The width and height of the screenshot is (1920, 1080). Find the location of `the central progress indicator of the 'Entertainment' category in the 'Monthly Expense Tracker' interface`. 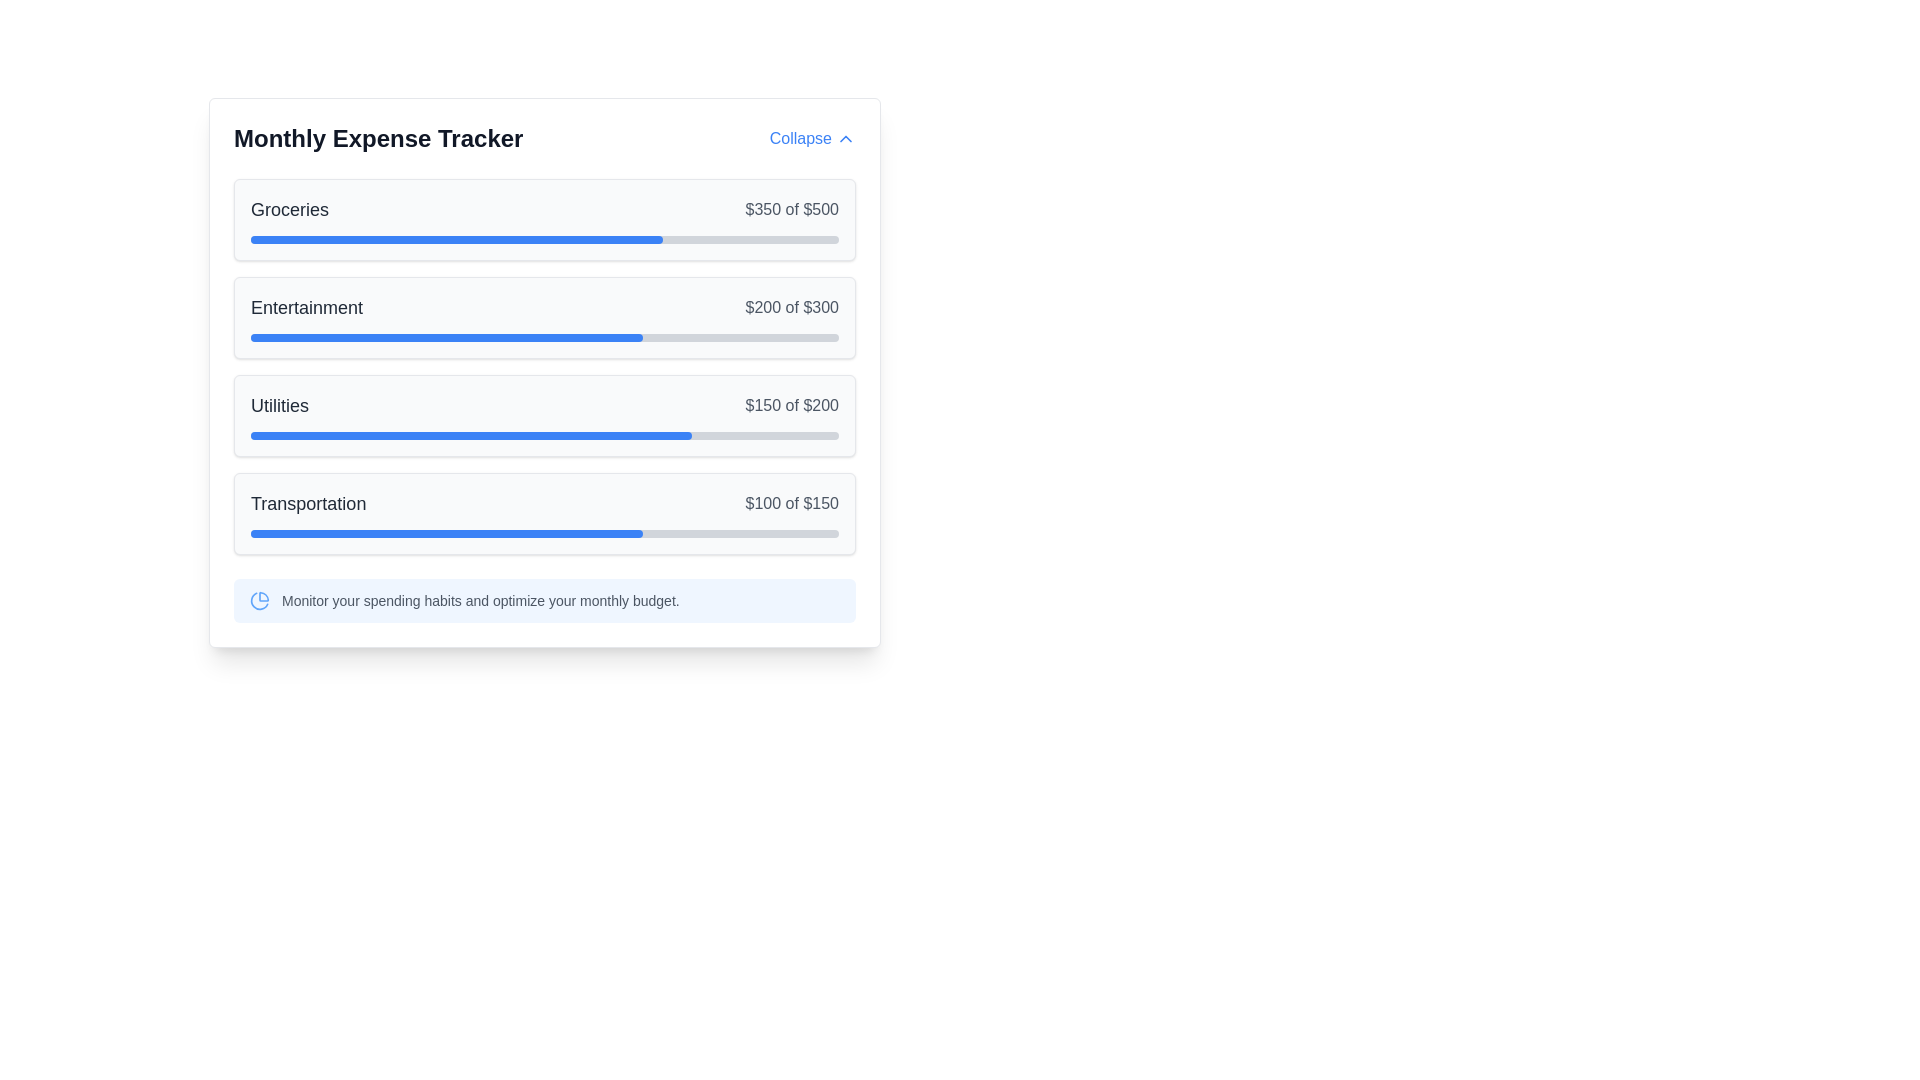

the central progress indicator of the 'Entertainment' category in the 'Monthly Expense Tracker' interface is located at coordinates (445, 337).